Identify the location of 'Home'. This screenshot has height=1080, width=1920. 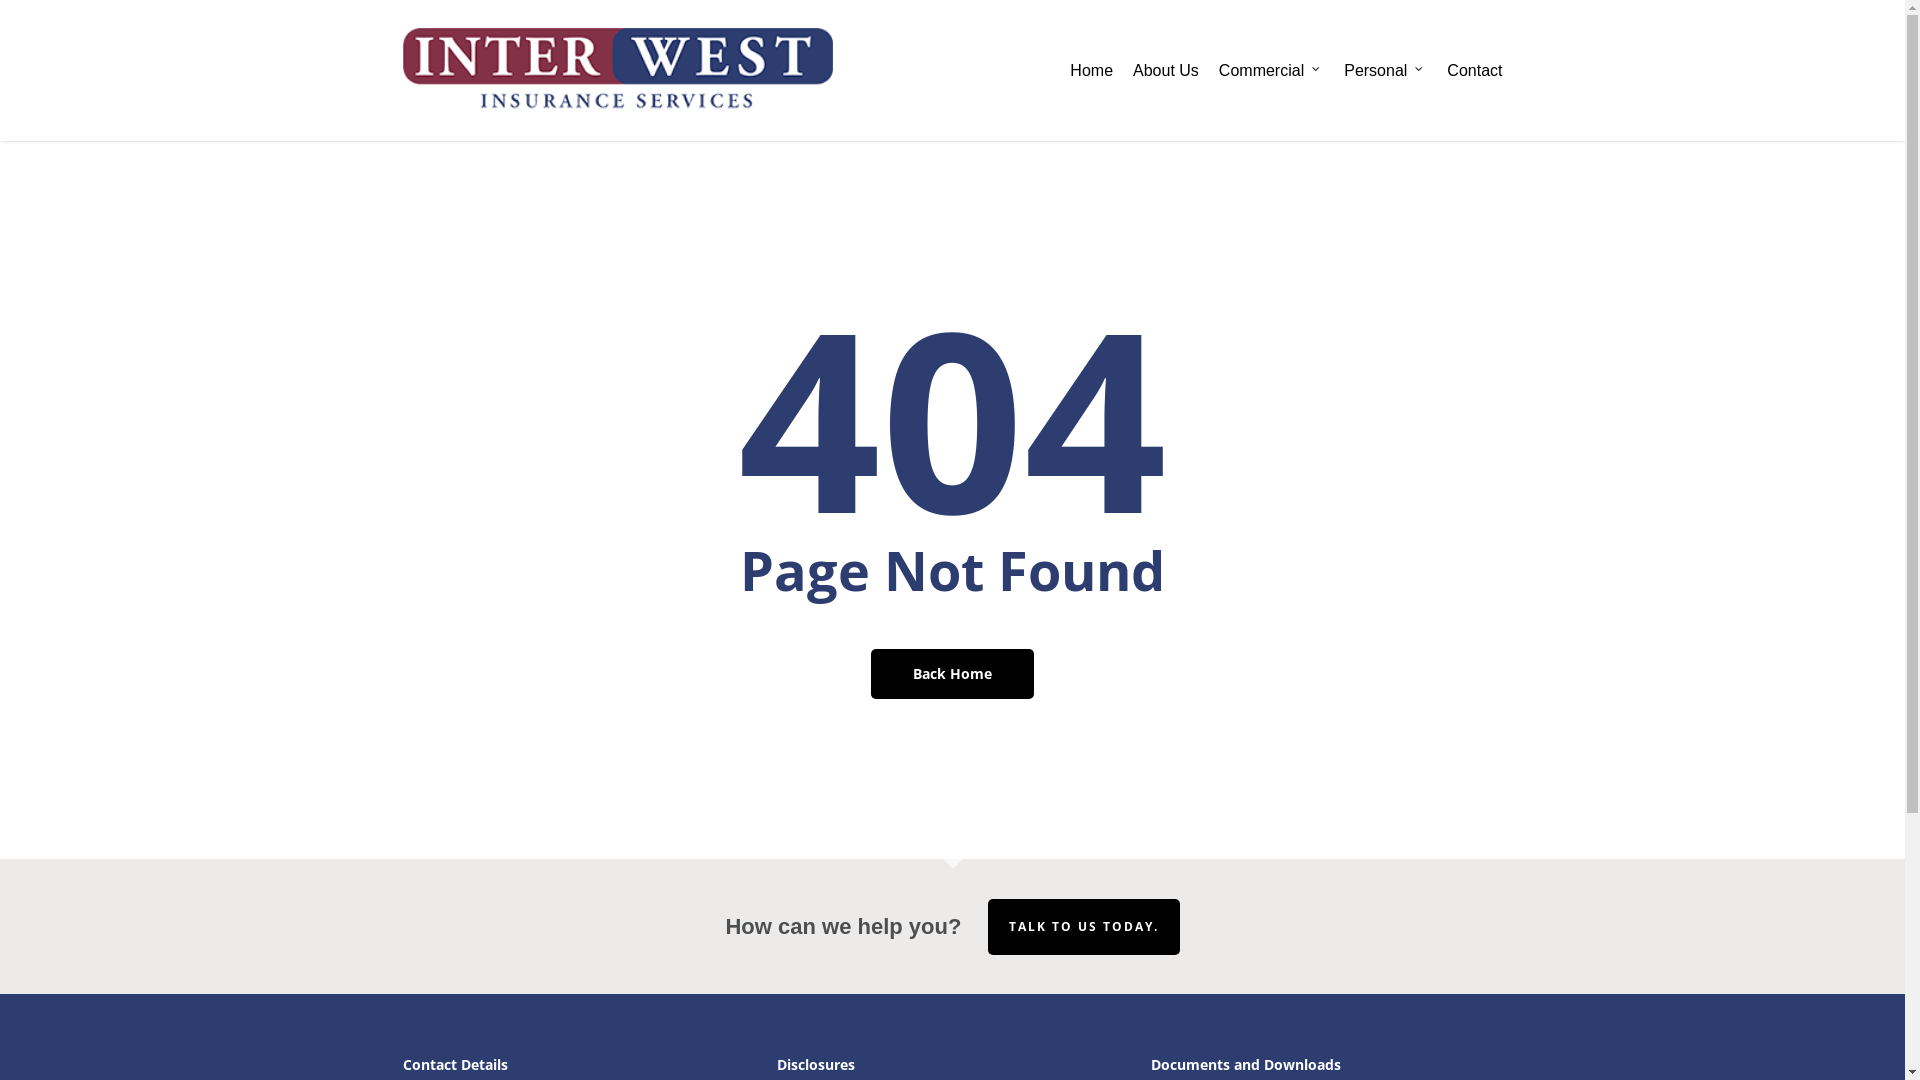
(1069, 68).